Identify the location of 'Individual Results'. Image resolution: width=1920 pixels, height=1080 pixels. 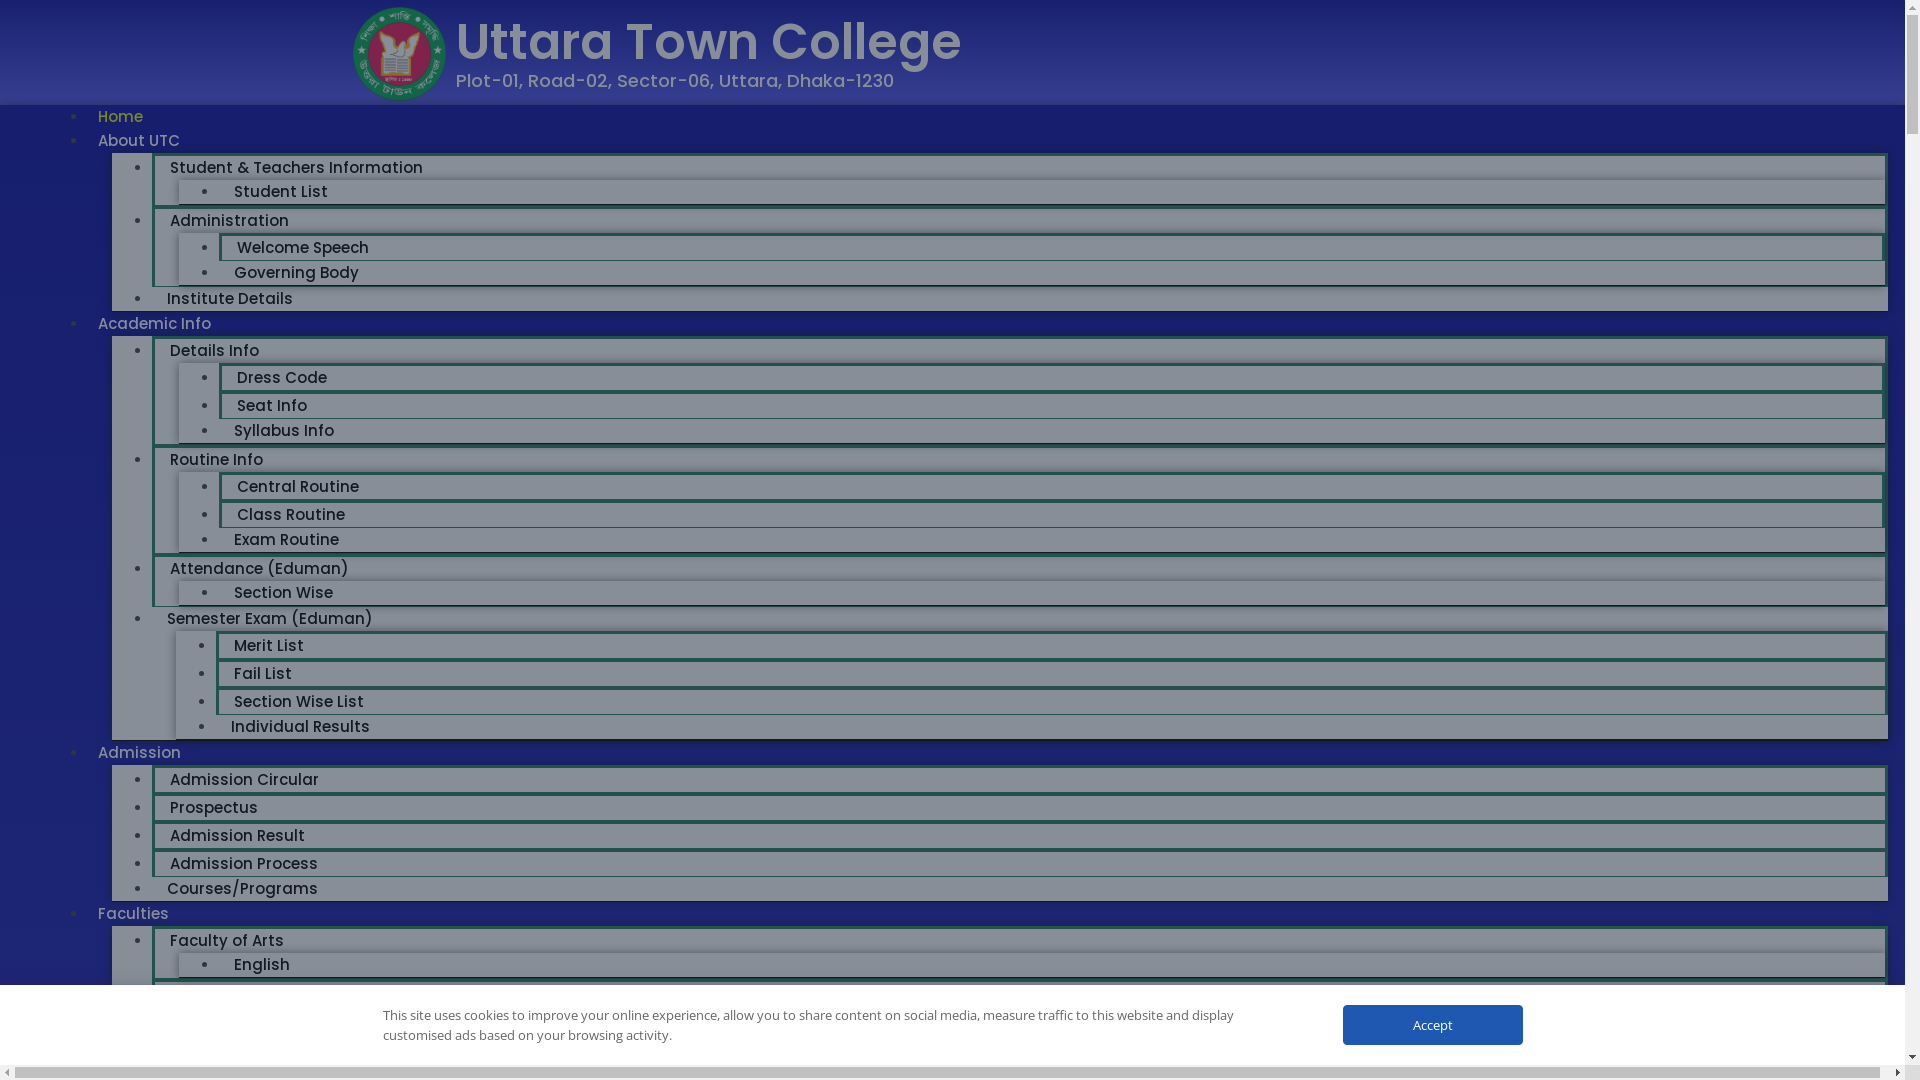
(216, 726).